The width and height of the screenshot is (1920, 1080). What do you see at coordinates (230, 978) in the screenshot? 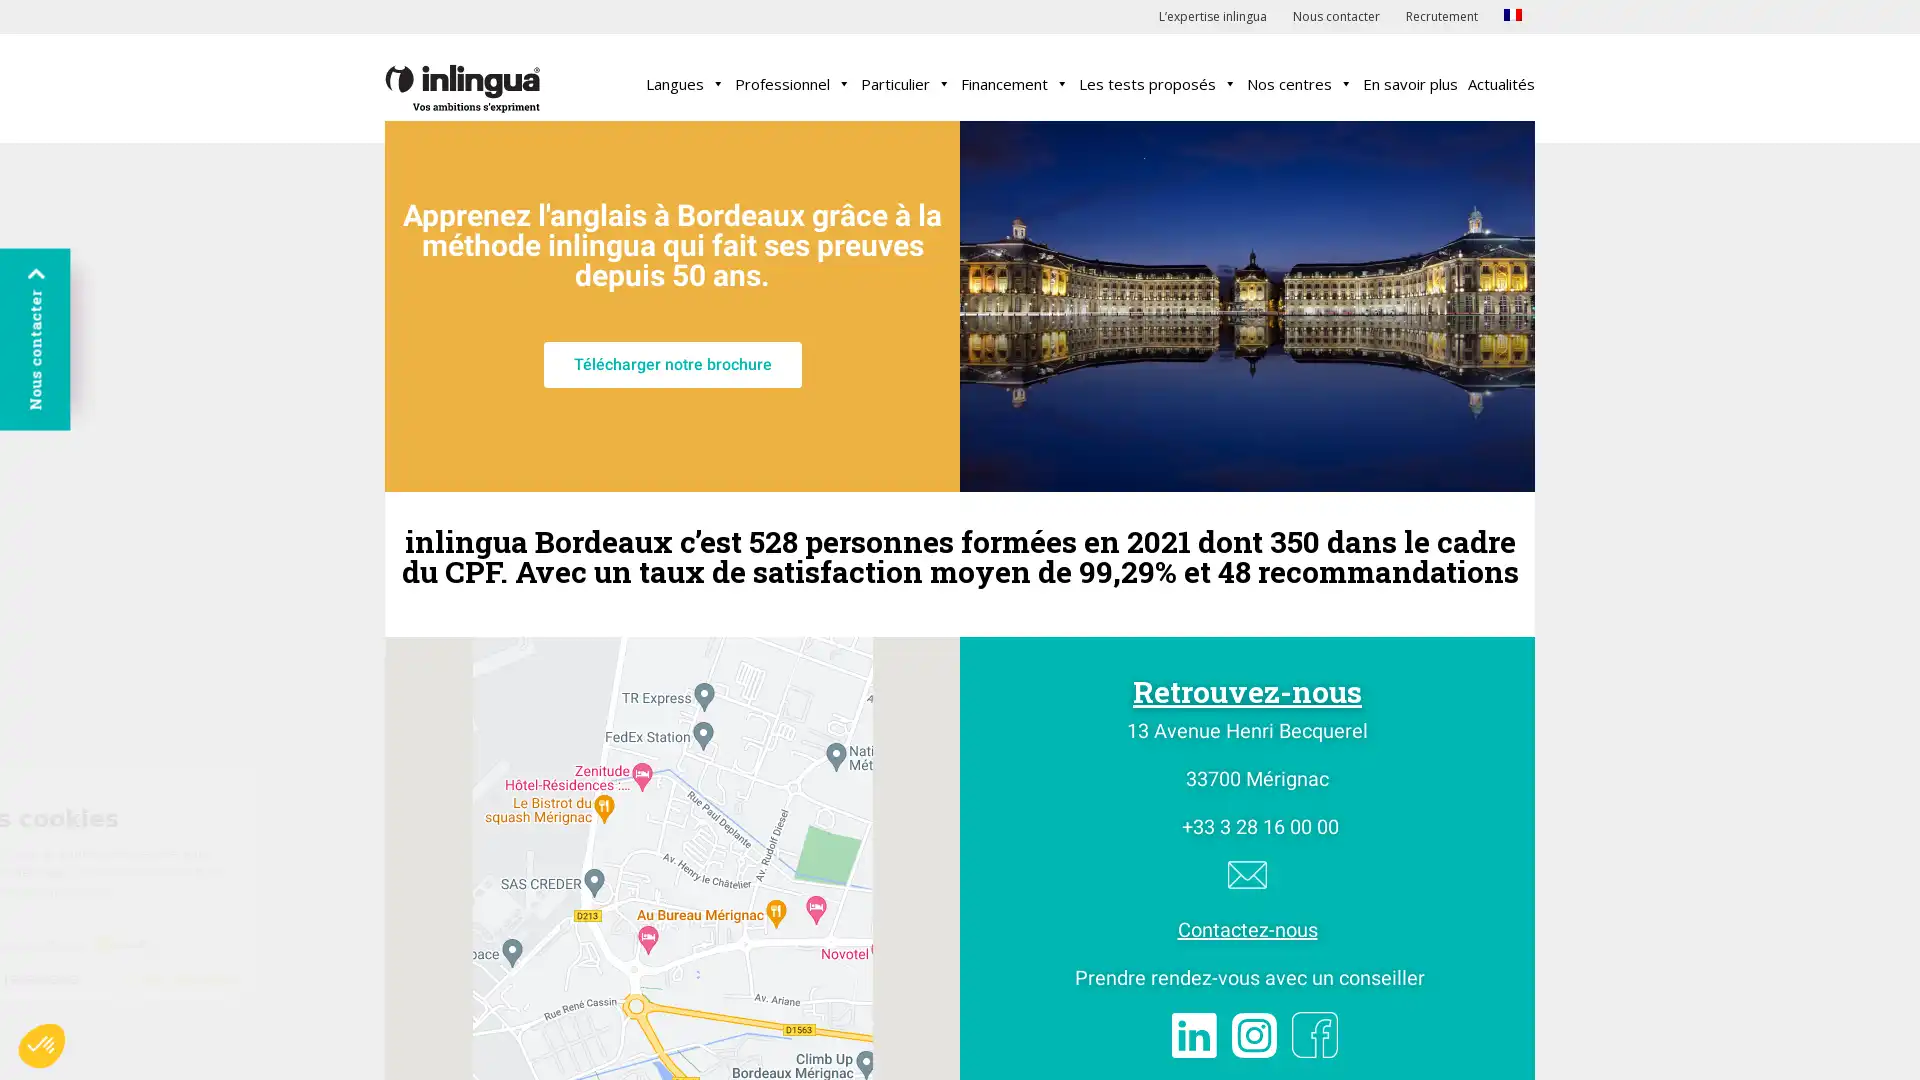
I see `Parametrer` at bounding box center [230, 978].